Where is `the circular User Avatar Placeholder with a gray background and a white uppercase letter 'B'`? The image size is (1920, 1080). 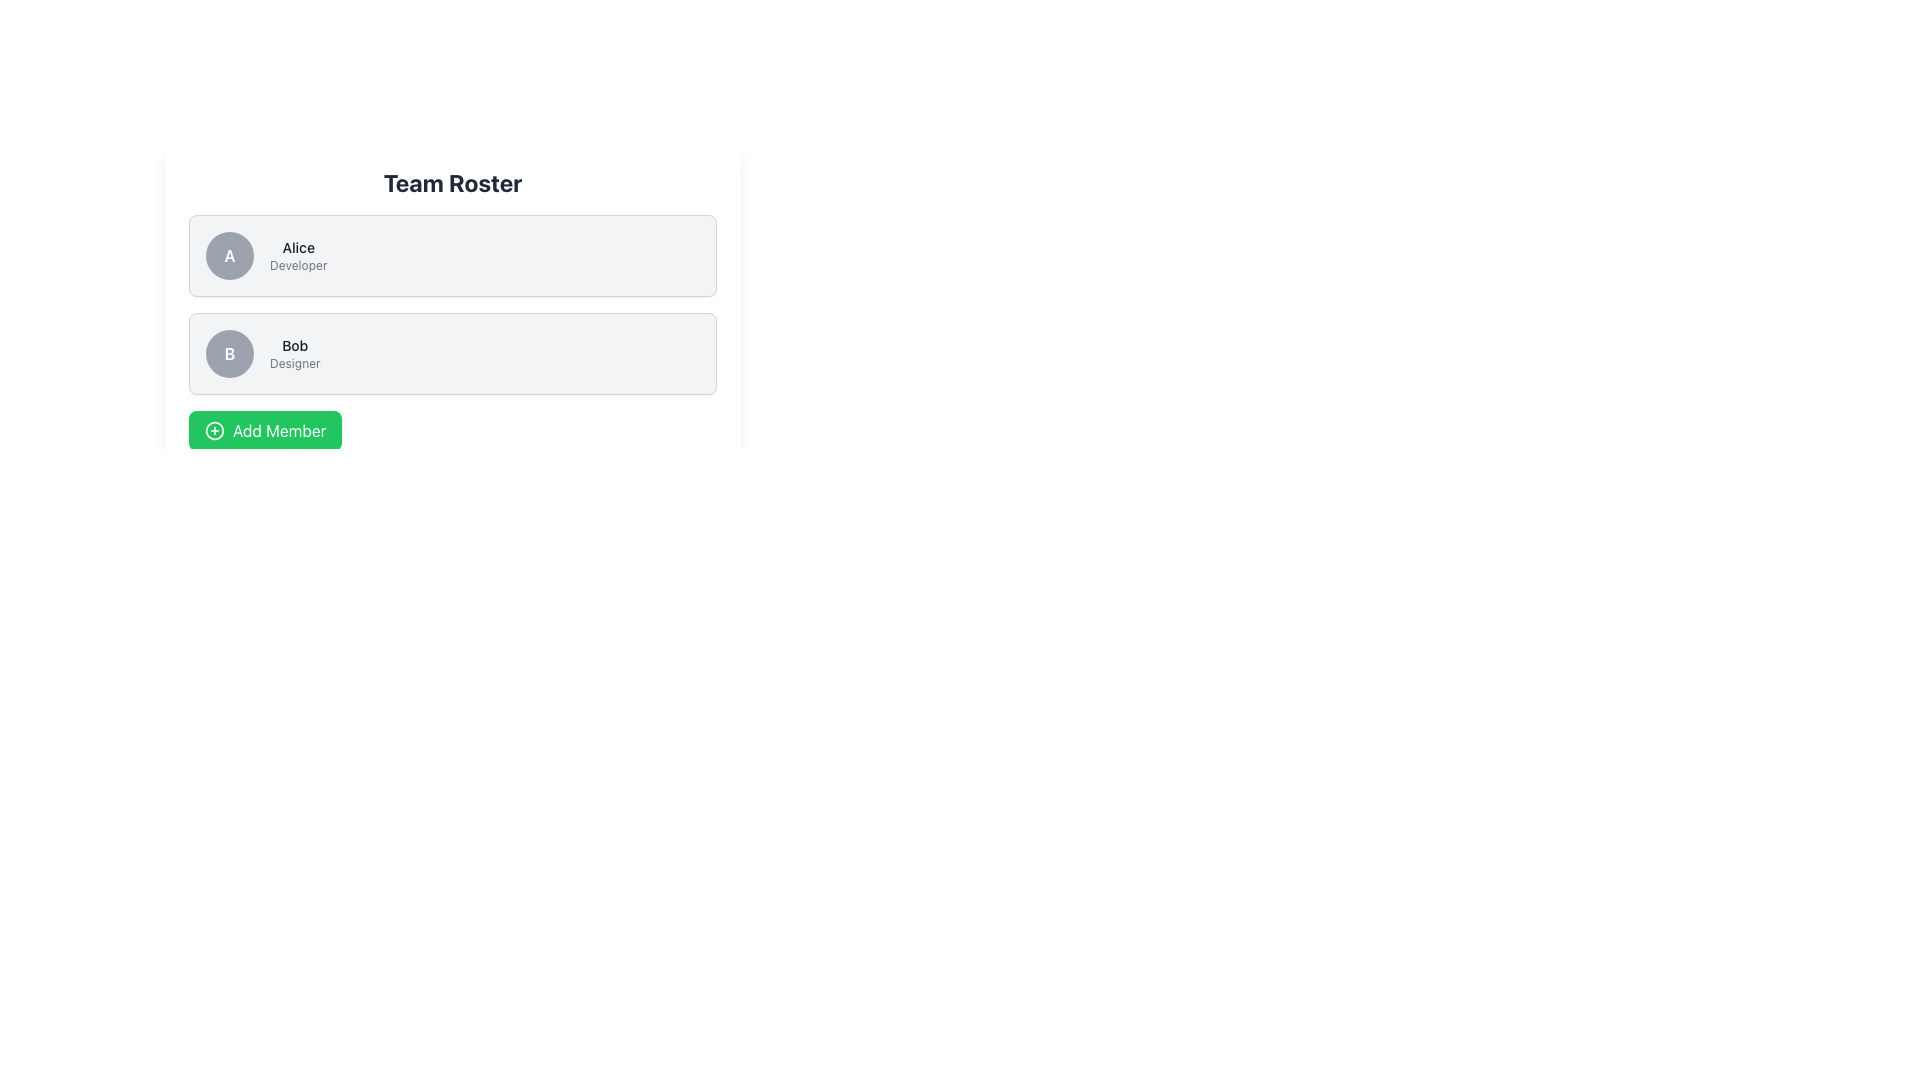
the circular User Avatar Placeholder with a gray background and a white uppercase letter 'B' is located at coordinates (230, 353).